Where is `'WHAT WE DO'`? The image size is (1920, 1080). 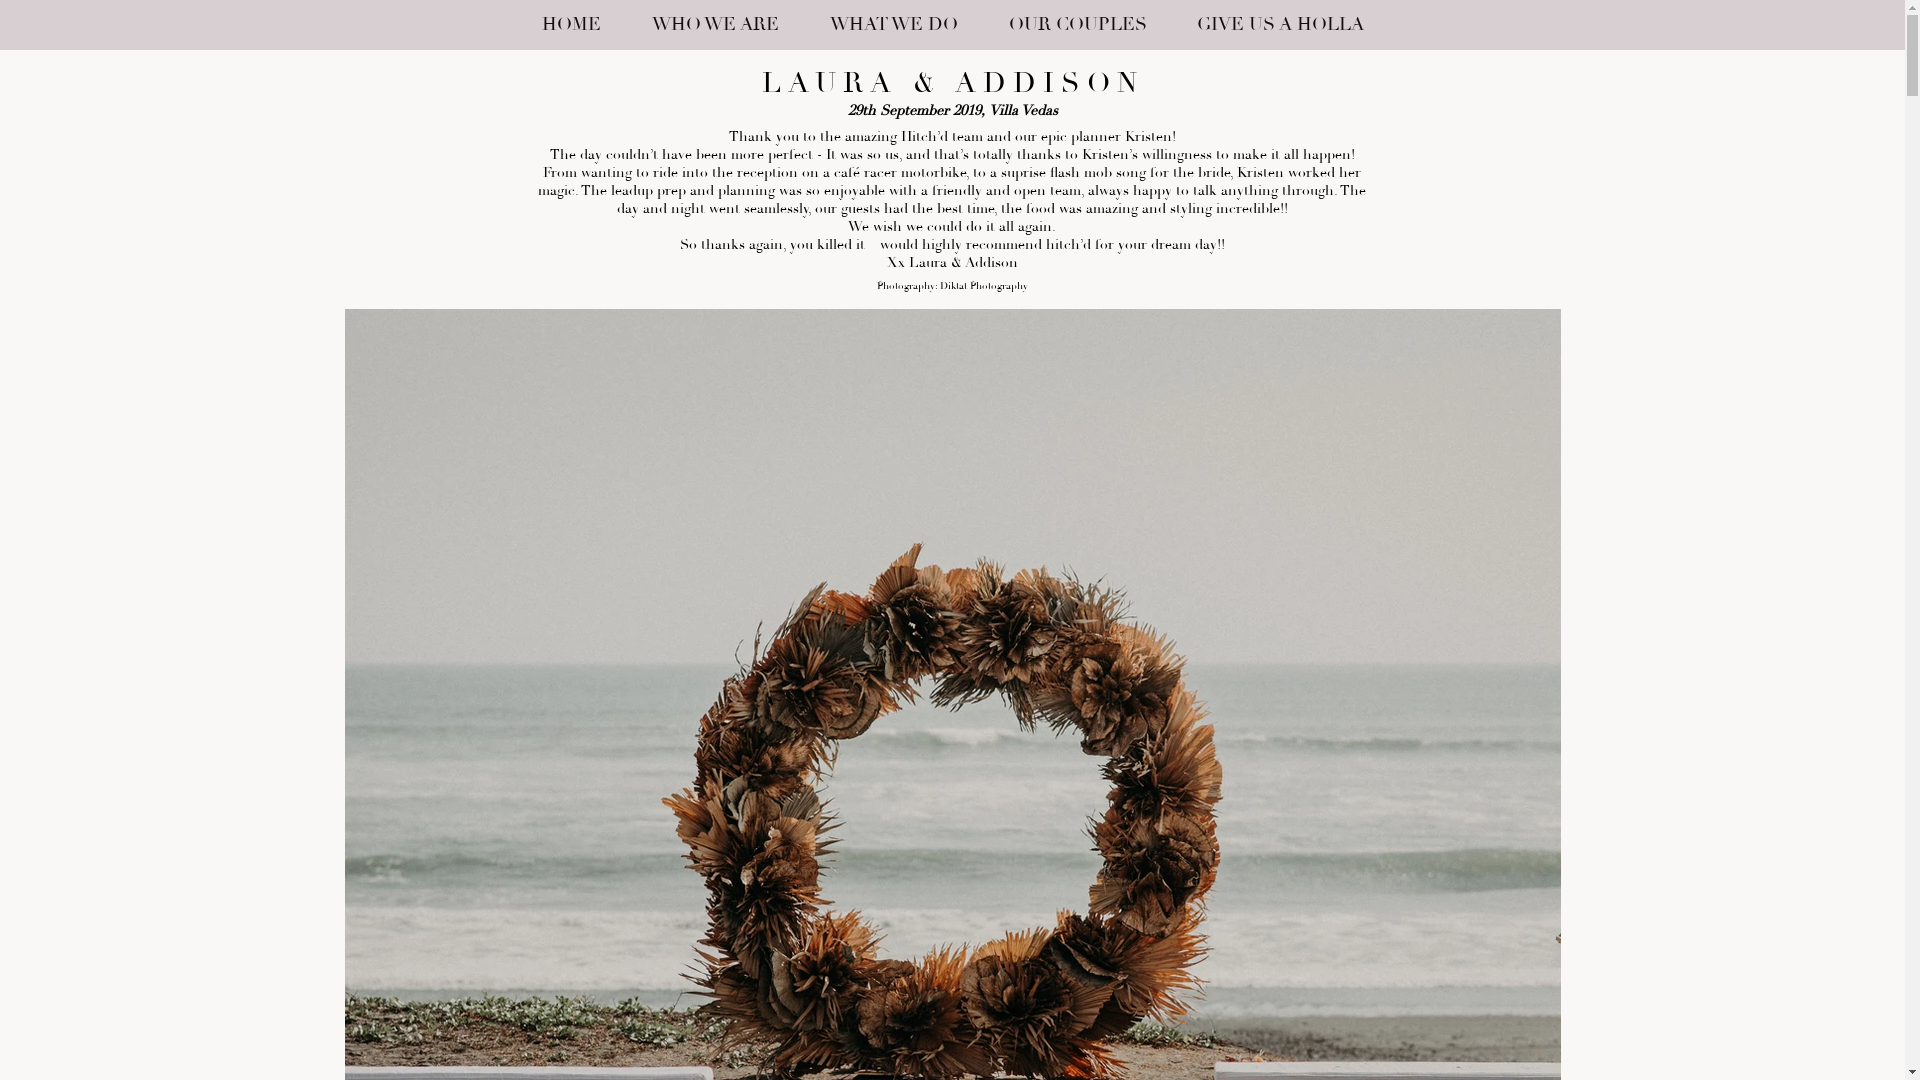 'WHAT WE DO' is located at coordinates (892, 24).